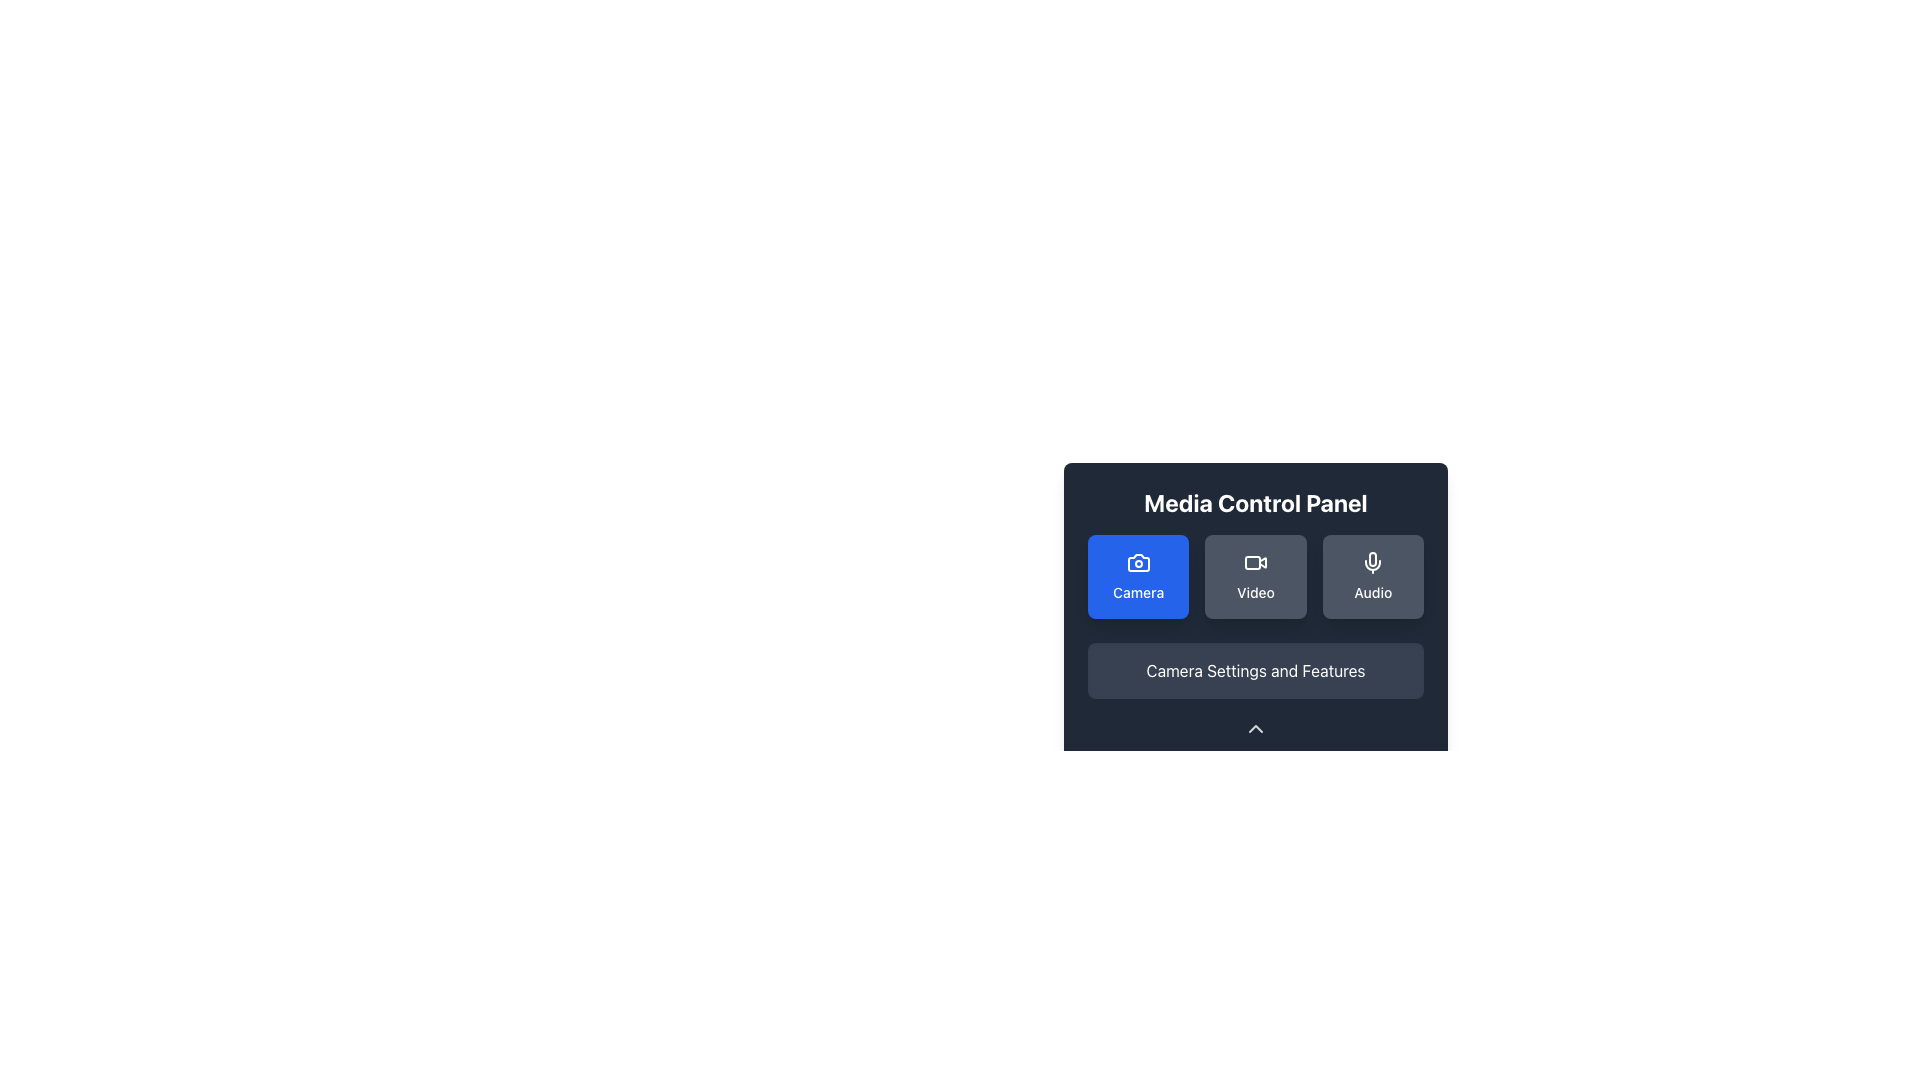  I want to click on the navigation icon located centrally at the bottom of the panel, beneath the 'Camera Settings and Features' section, so click(1255, 733).